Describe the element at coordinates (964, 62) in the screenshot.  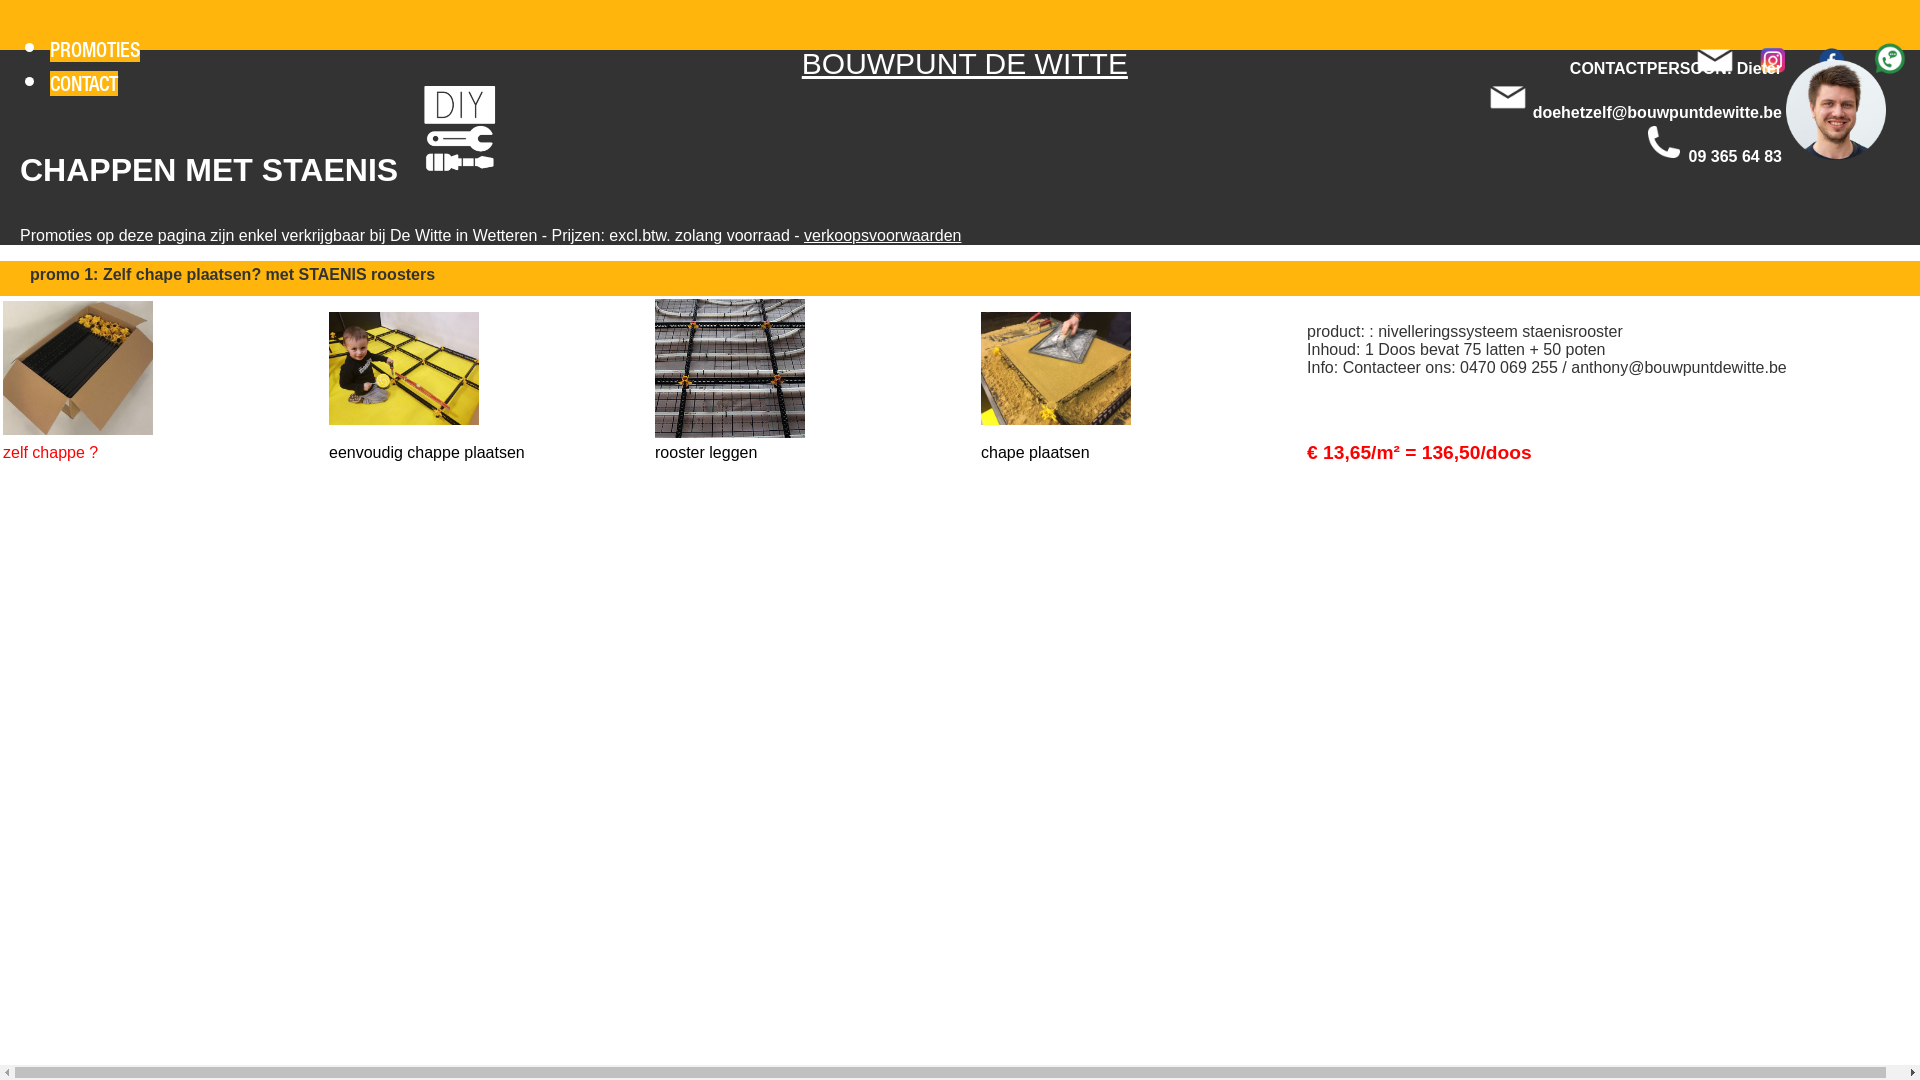
I see `'BOUWPUNT DE WITTE'` at that location.